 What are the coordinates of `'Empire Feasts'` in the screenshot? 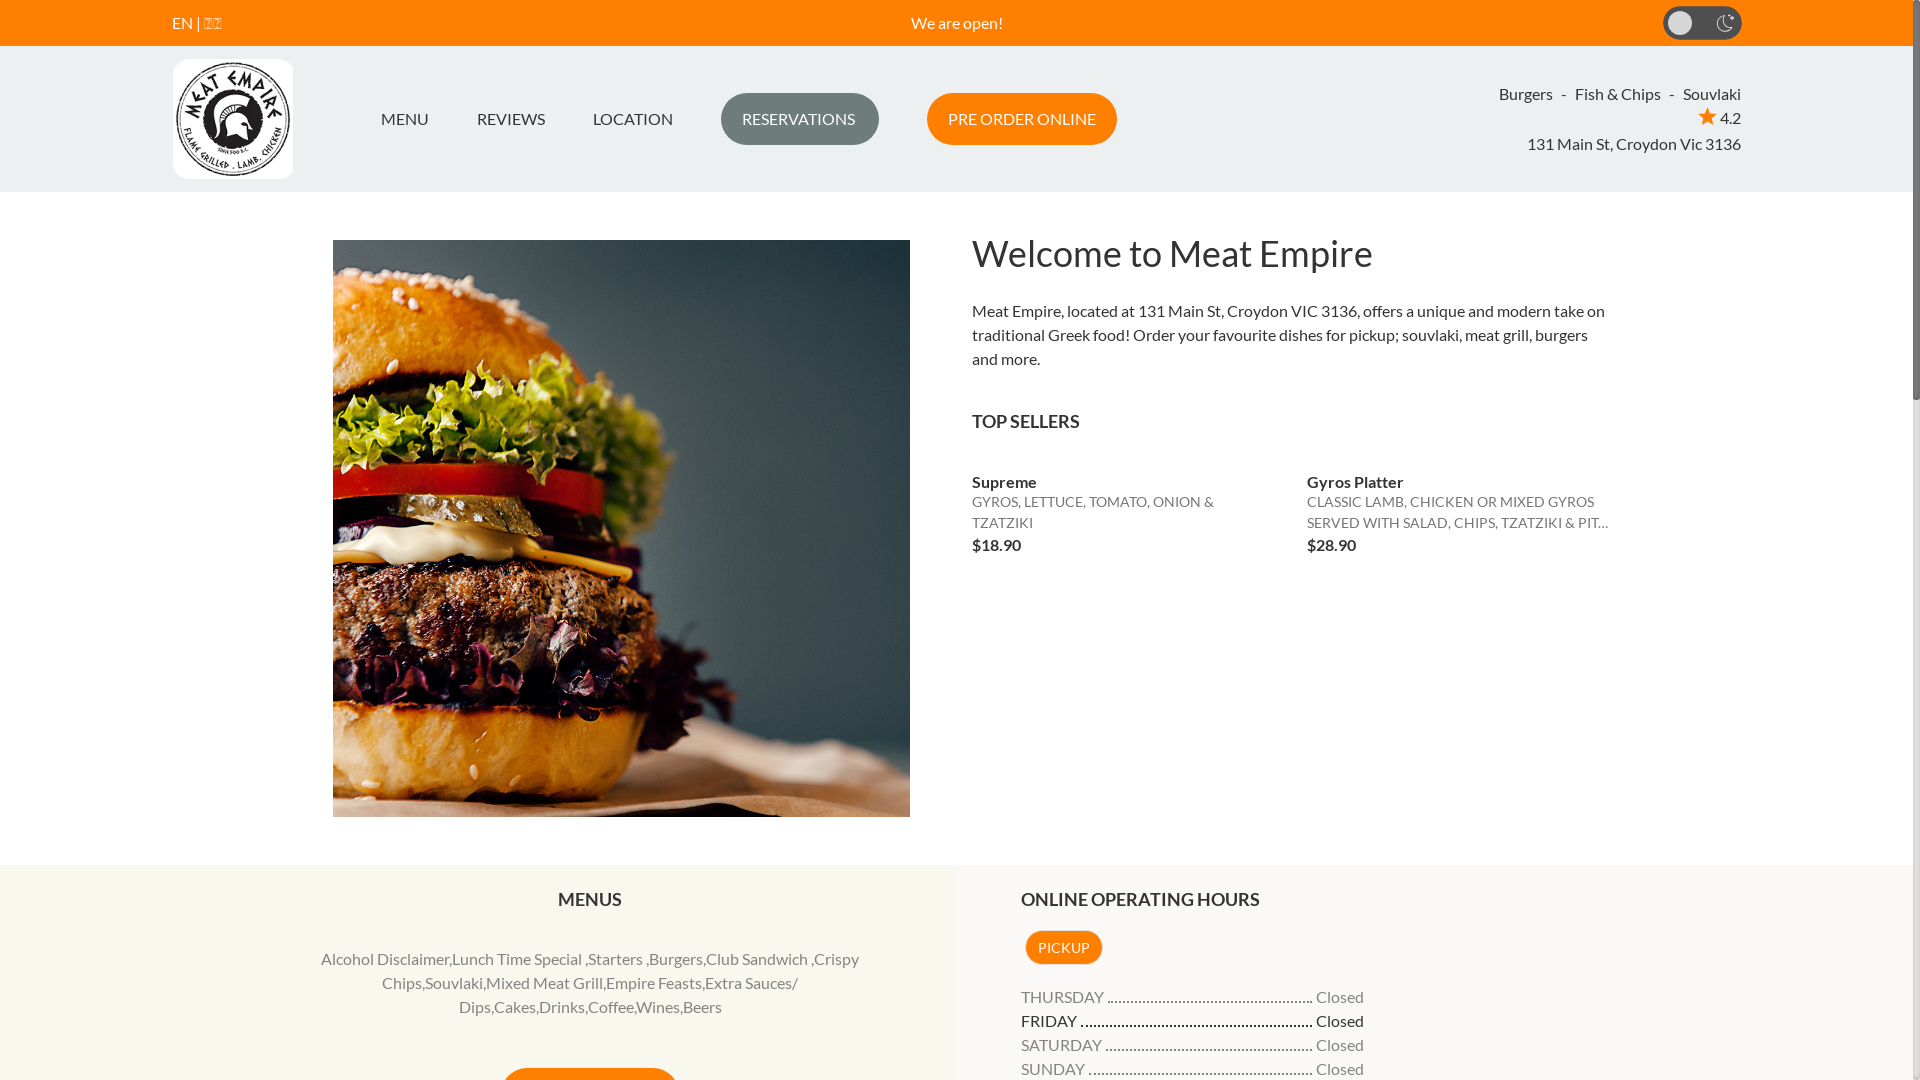 It's located at (653, 981).